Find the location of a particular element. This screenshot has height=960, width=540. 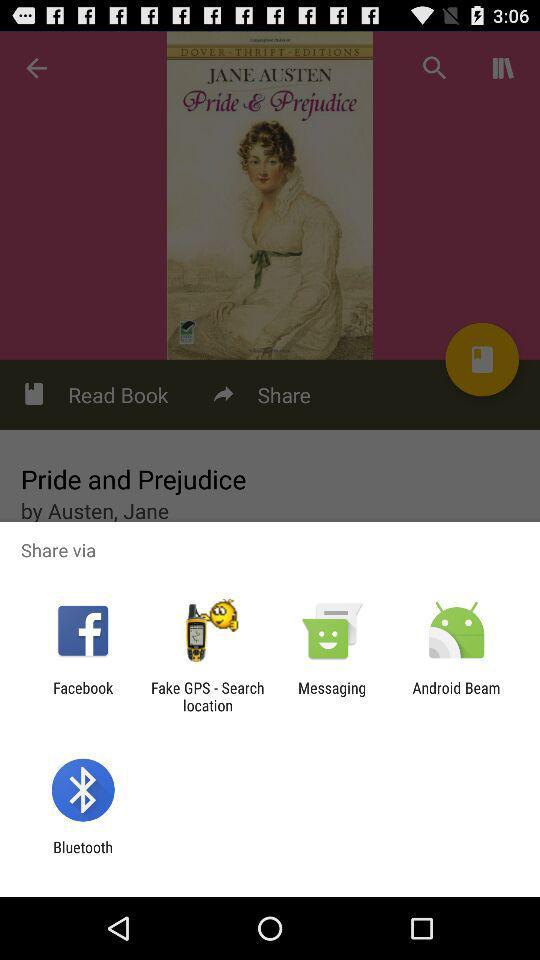

icon to the right of facebook item is located at coordinates (206, 696).